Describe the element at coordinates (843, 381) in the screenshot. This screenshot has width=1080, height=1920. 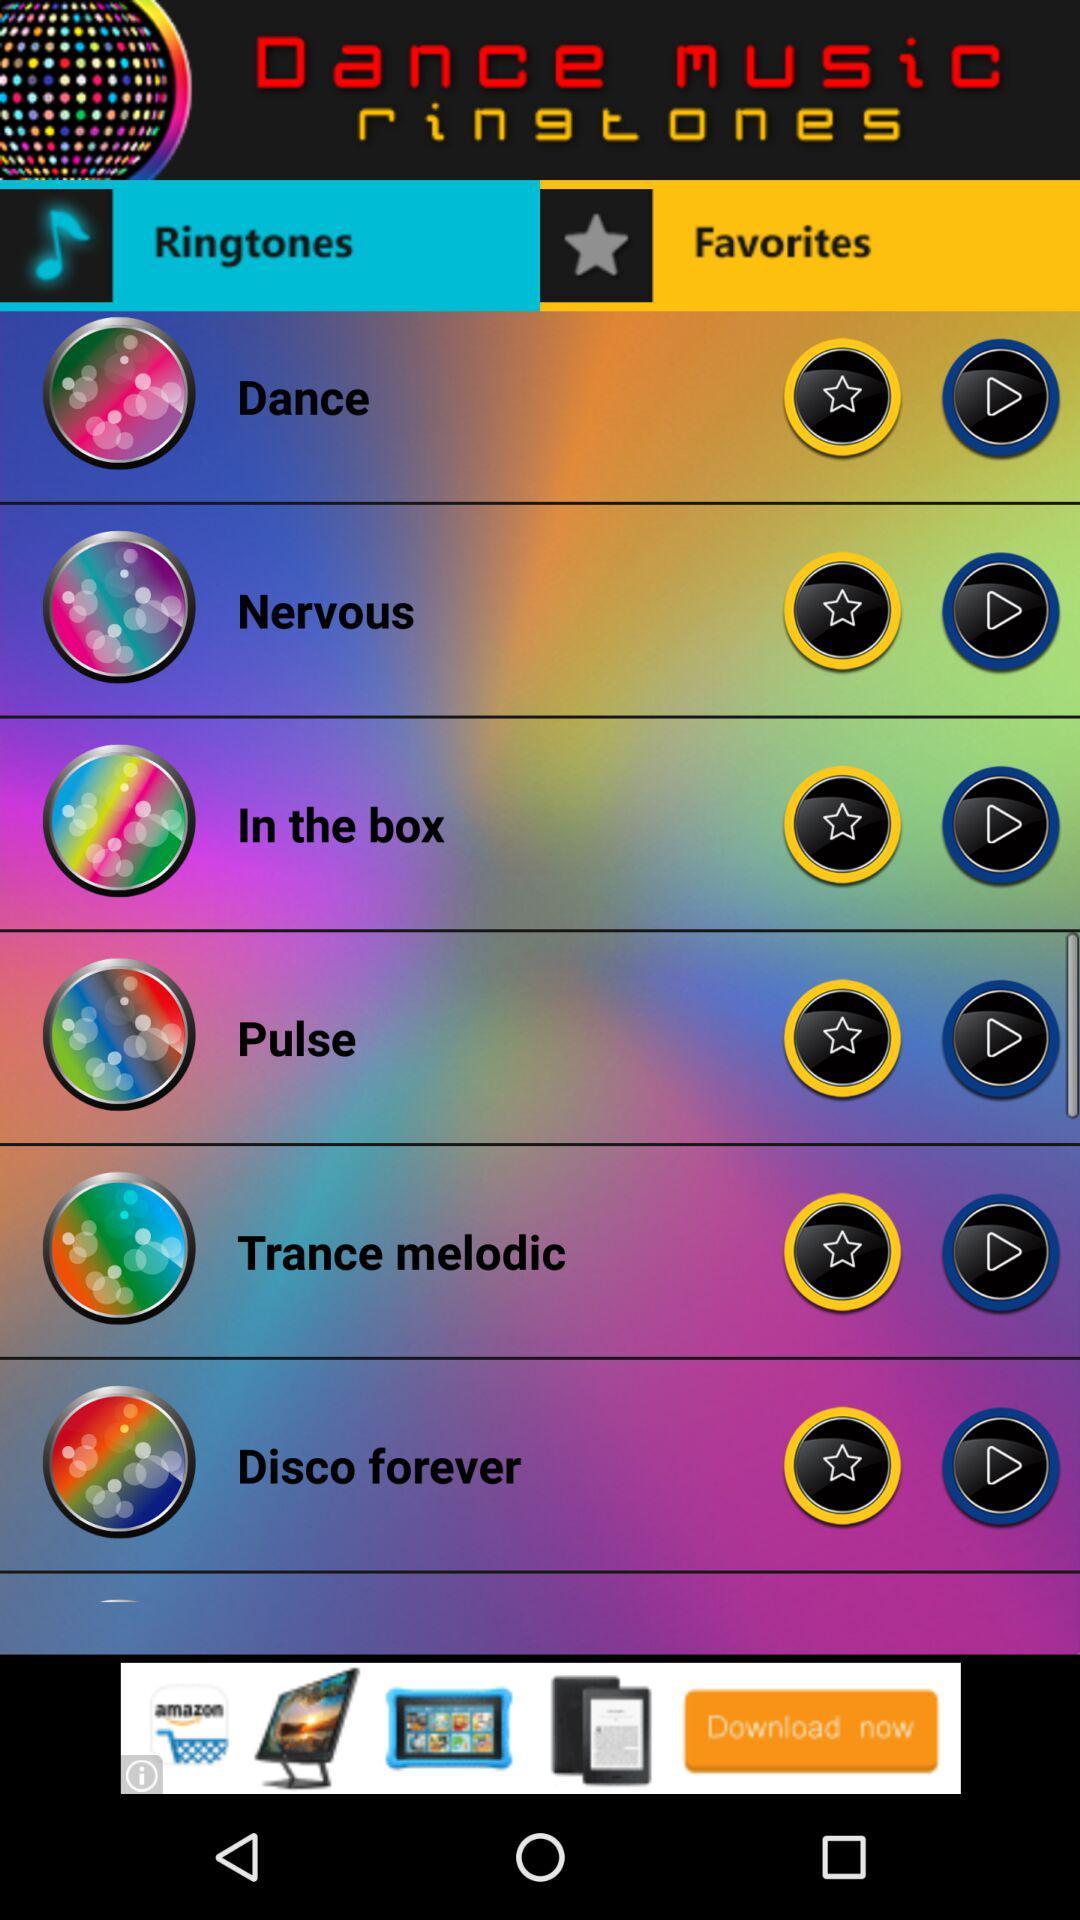
I see `adding favorites` at that location.